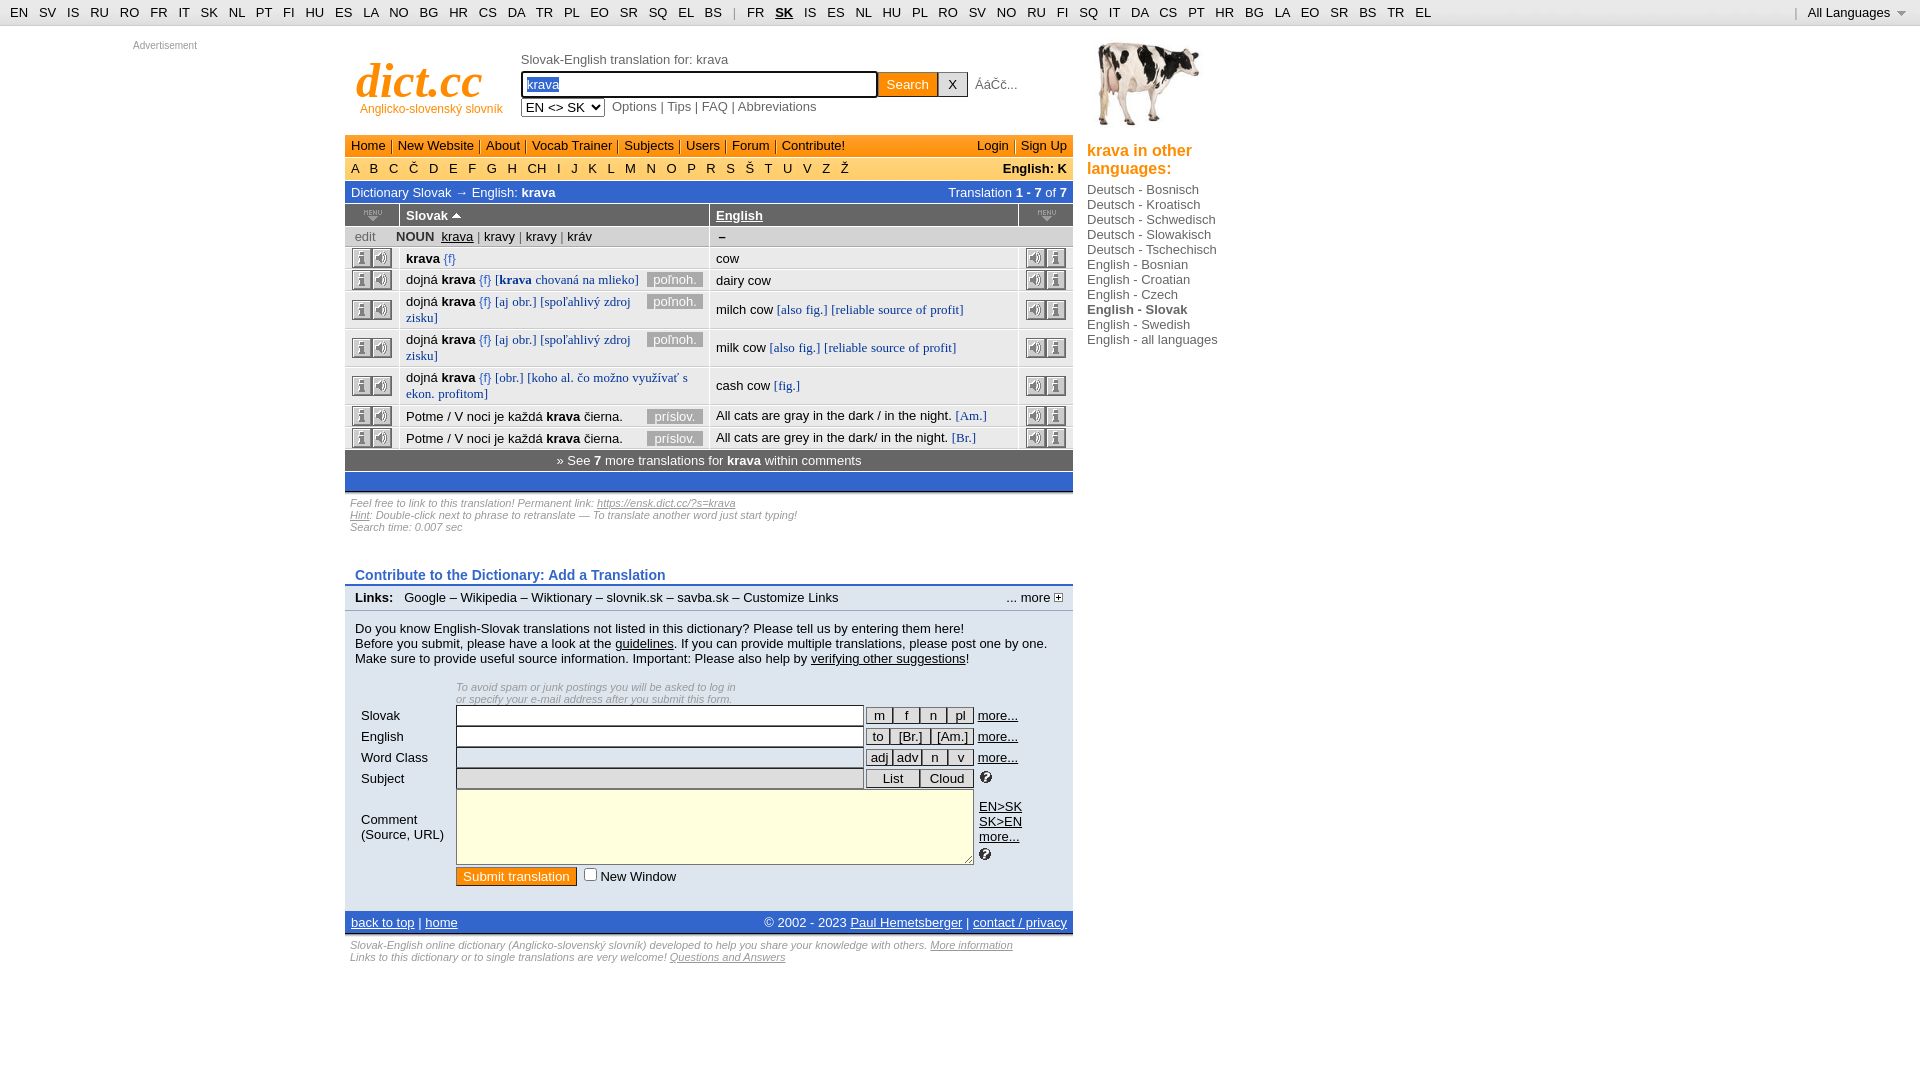 Image resolution: width=1920 pixels, height=1080 pixels. What do you see at coordinates (440, 922) in the screenshot?
I see `'home'` at bounding box center [440, 922].